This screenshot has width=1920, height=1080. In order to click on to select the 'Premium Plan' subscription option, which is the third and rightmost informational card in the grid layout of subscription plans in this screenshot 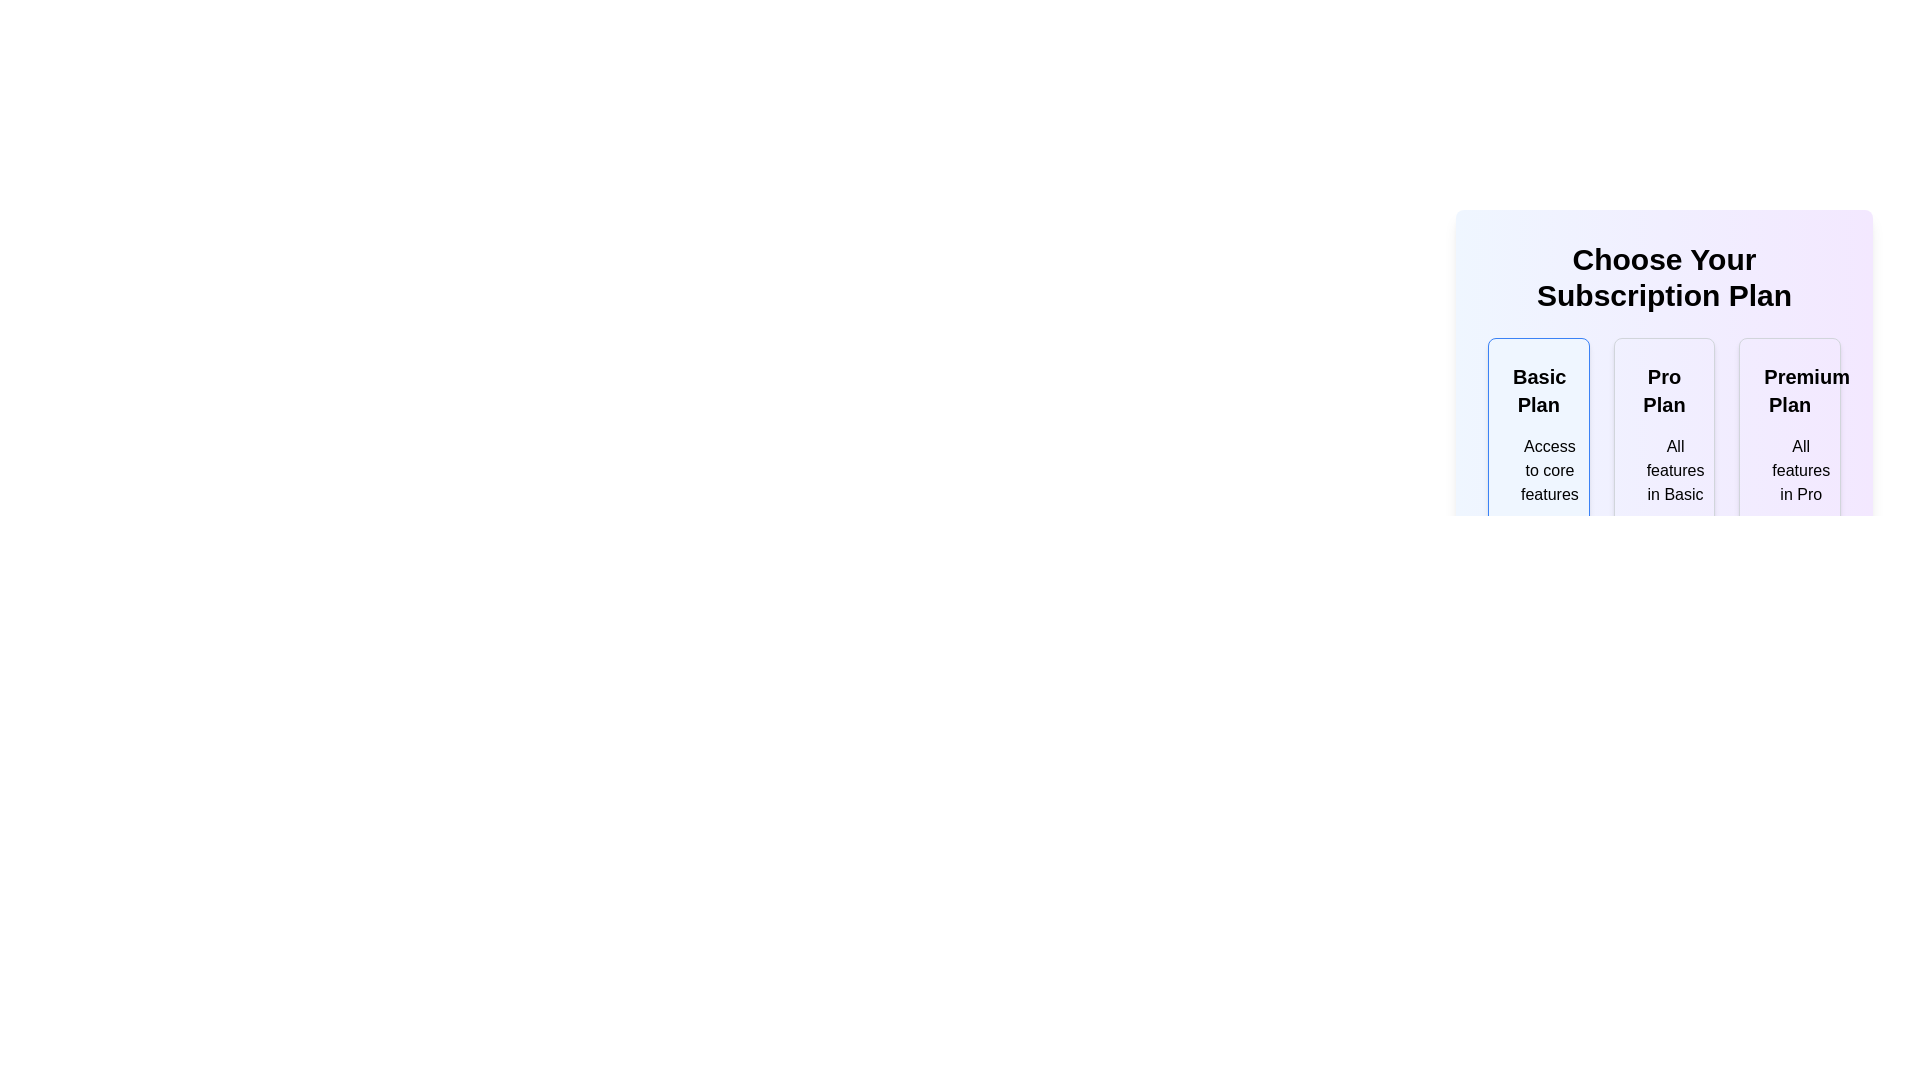, I will do `click(1790, 523)`.